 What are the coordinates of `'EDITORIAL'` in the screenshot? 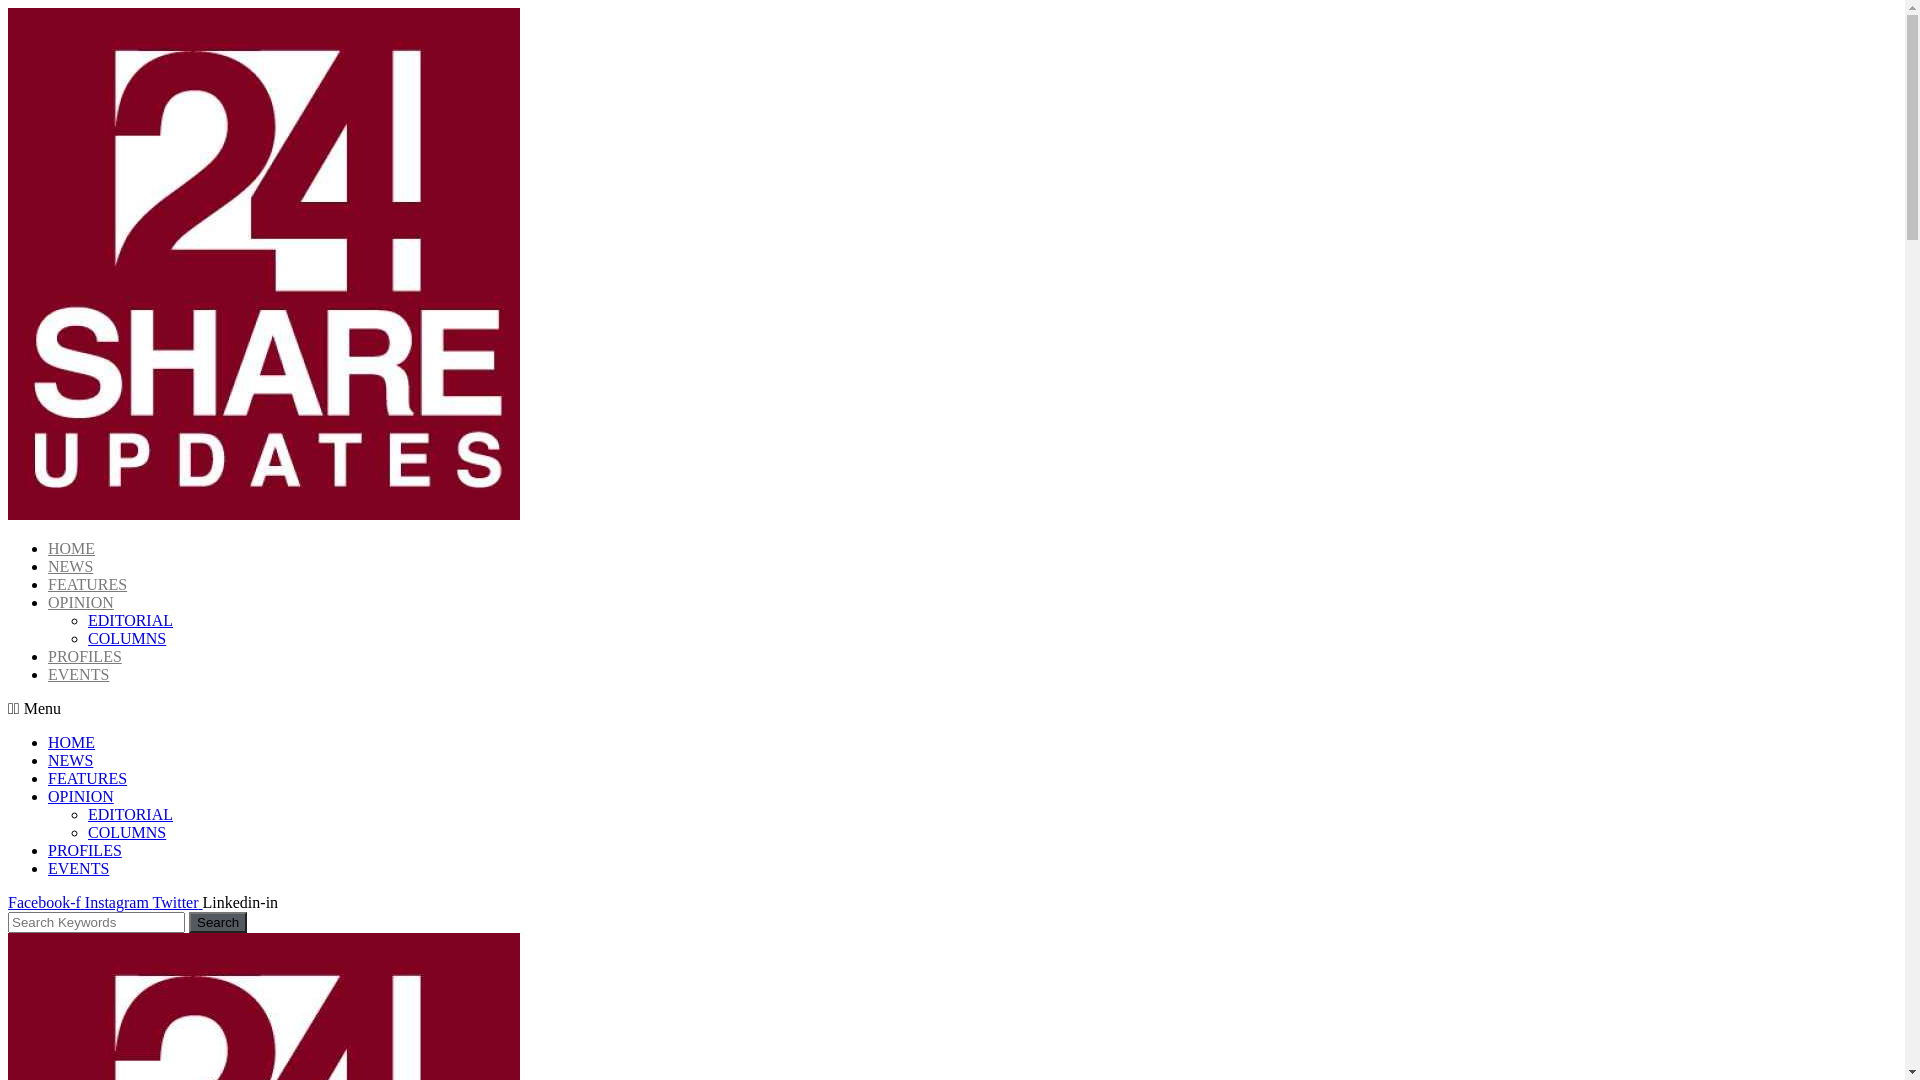 It's located at (86, 619).